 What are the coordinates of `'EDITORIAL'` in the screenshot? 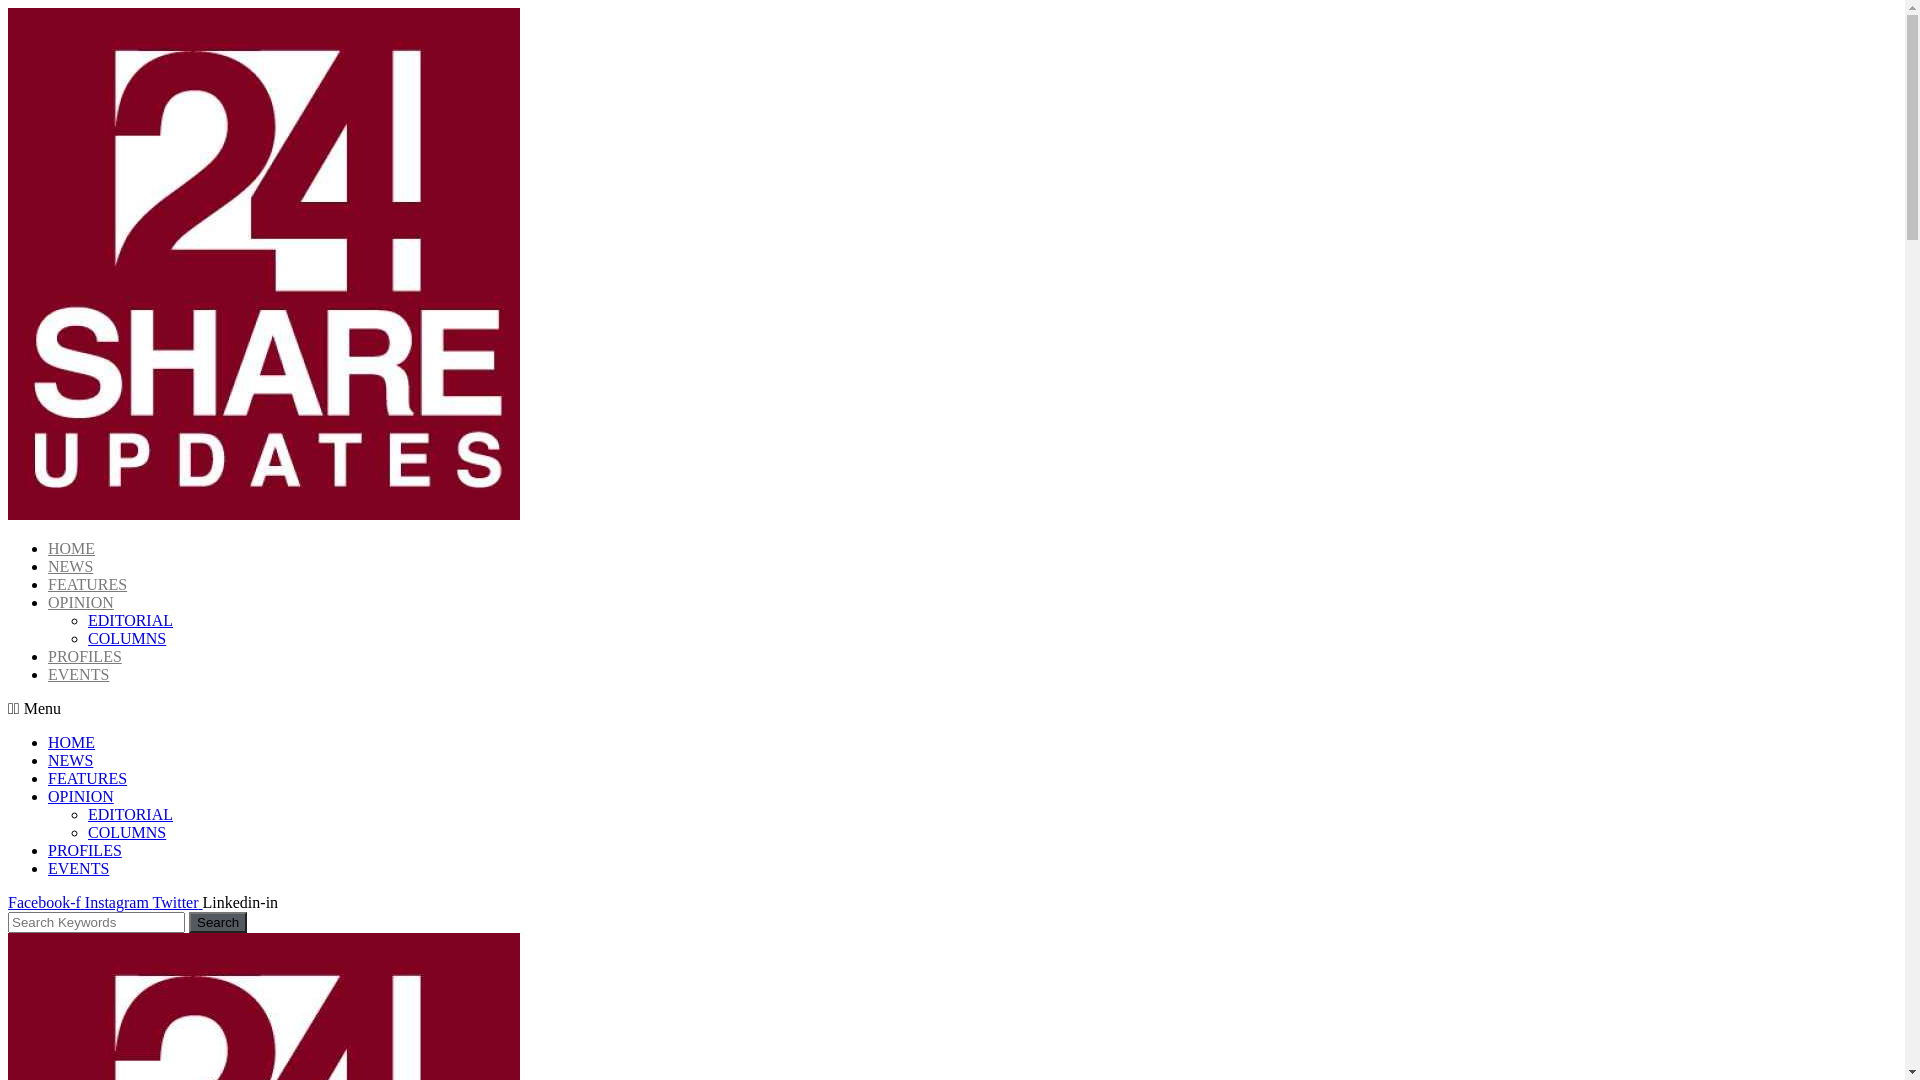 It's located at (86, 619).